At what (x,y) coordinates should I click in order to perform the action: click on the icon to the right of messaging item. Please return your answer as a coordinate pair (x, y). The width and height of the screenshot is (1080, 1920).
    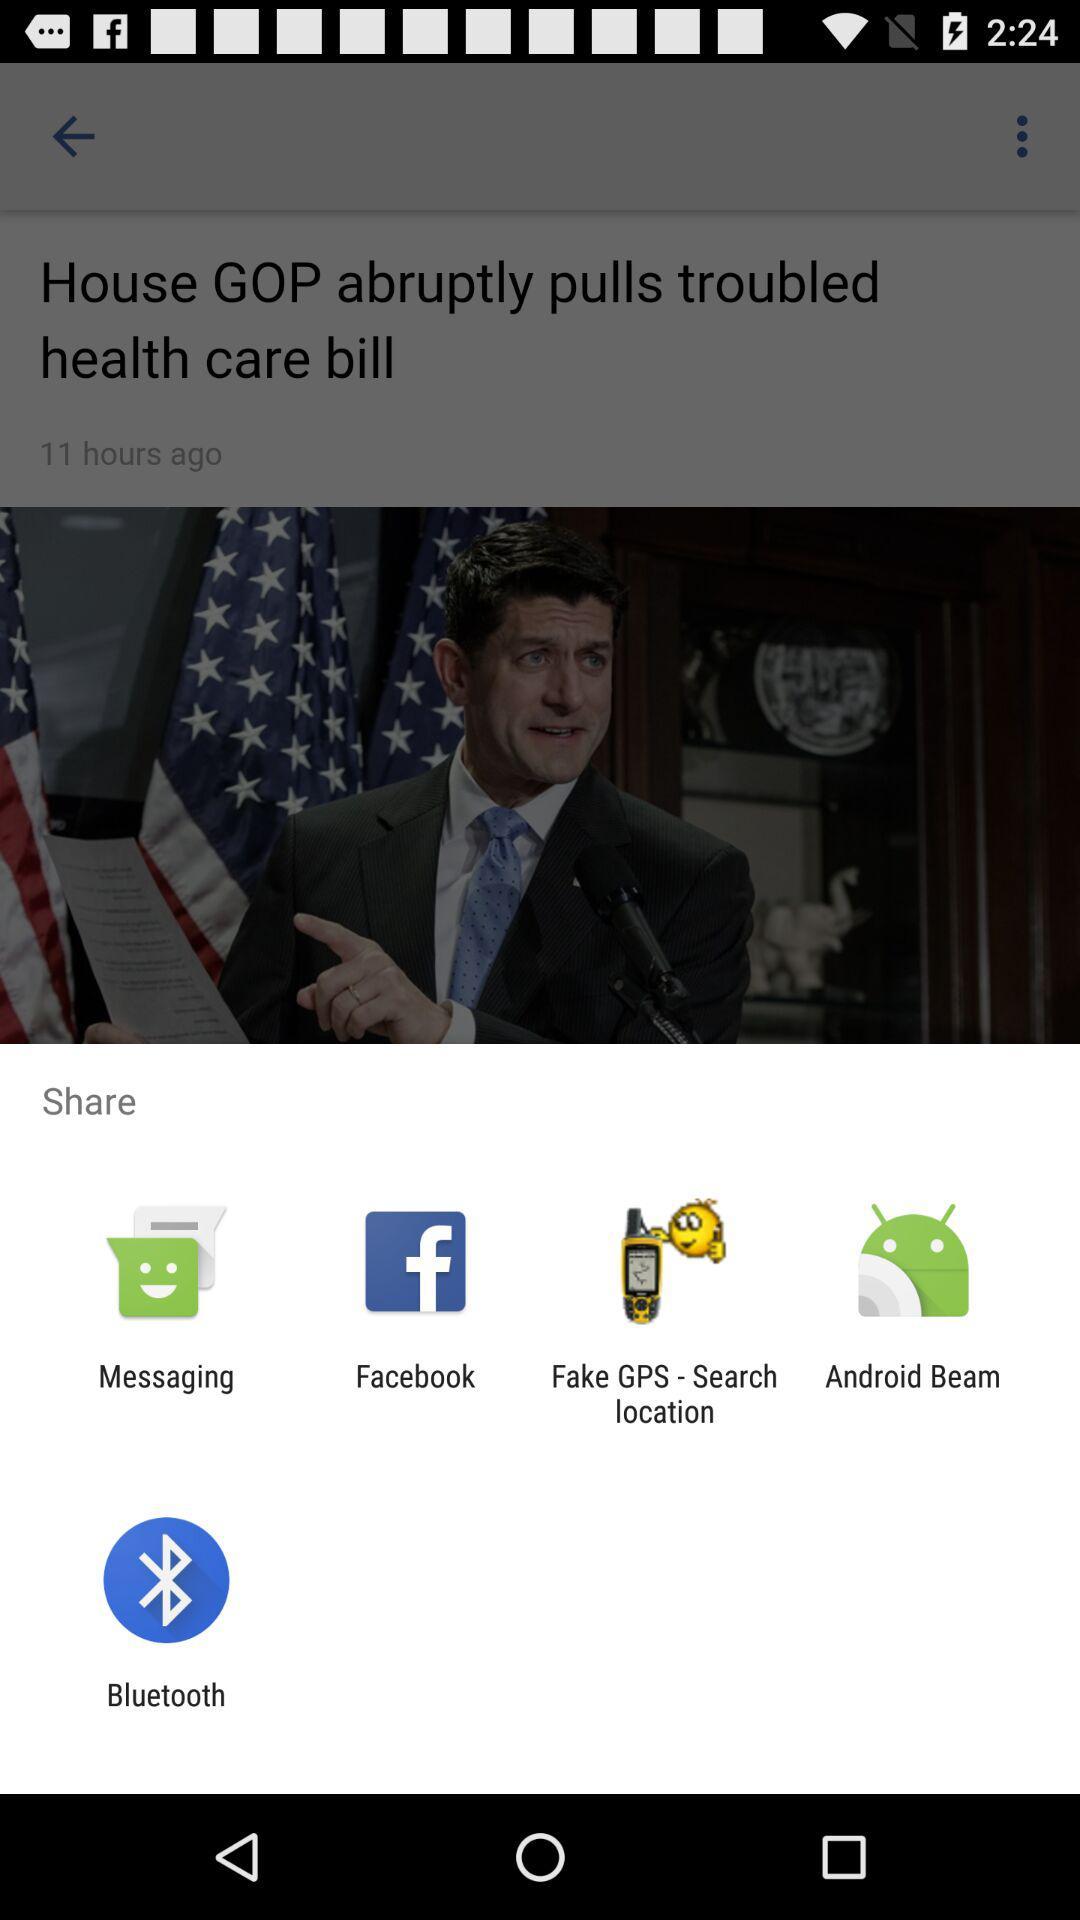
    Looking at the image, I should click on (414, 1392).